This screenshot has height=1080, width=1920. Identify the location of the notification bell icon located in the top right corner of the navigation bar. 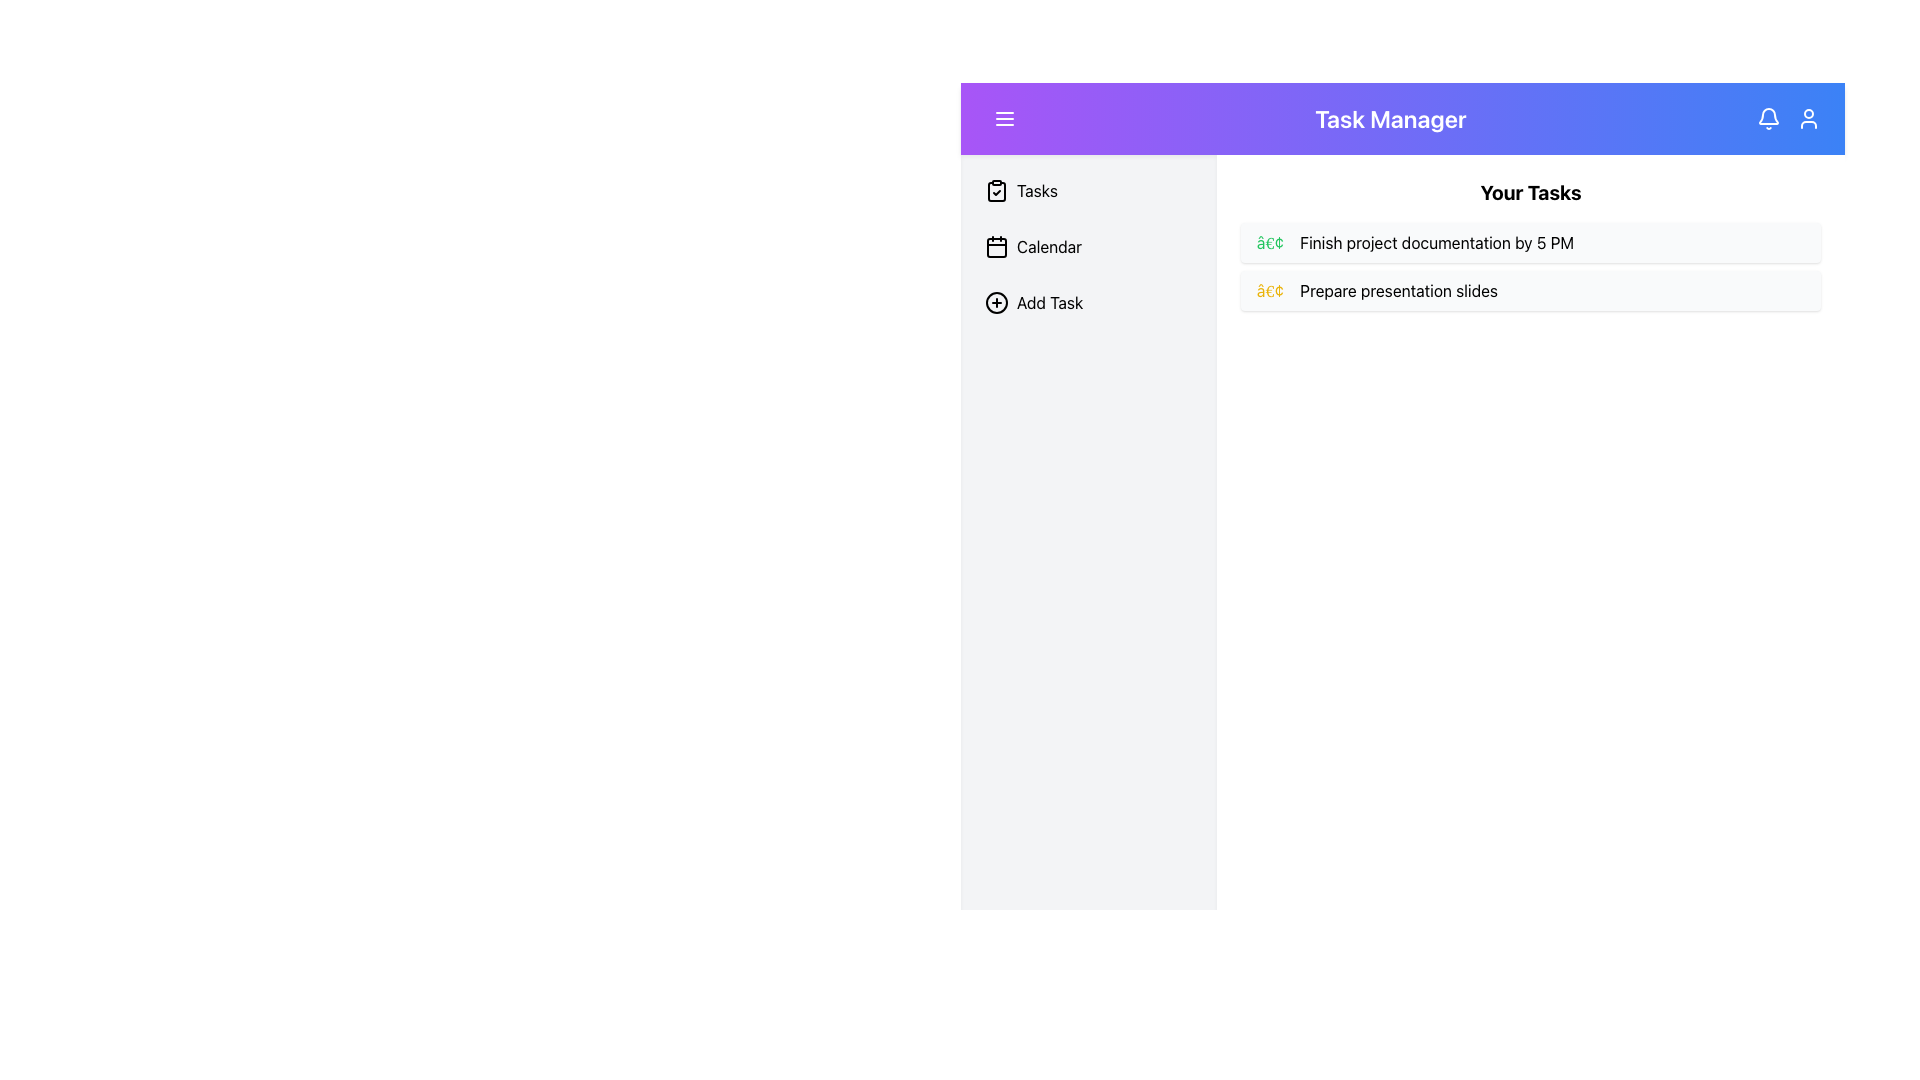
(1769, 119).